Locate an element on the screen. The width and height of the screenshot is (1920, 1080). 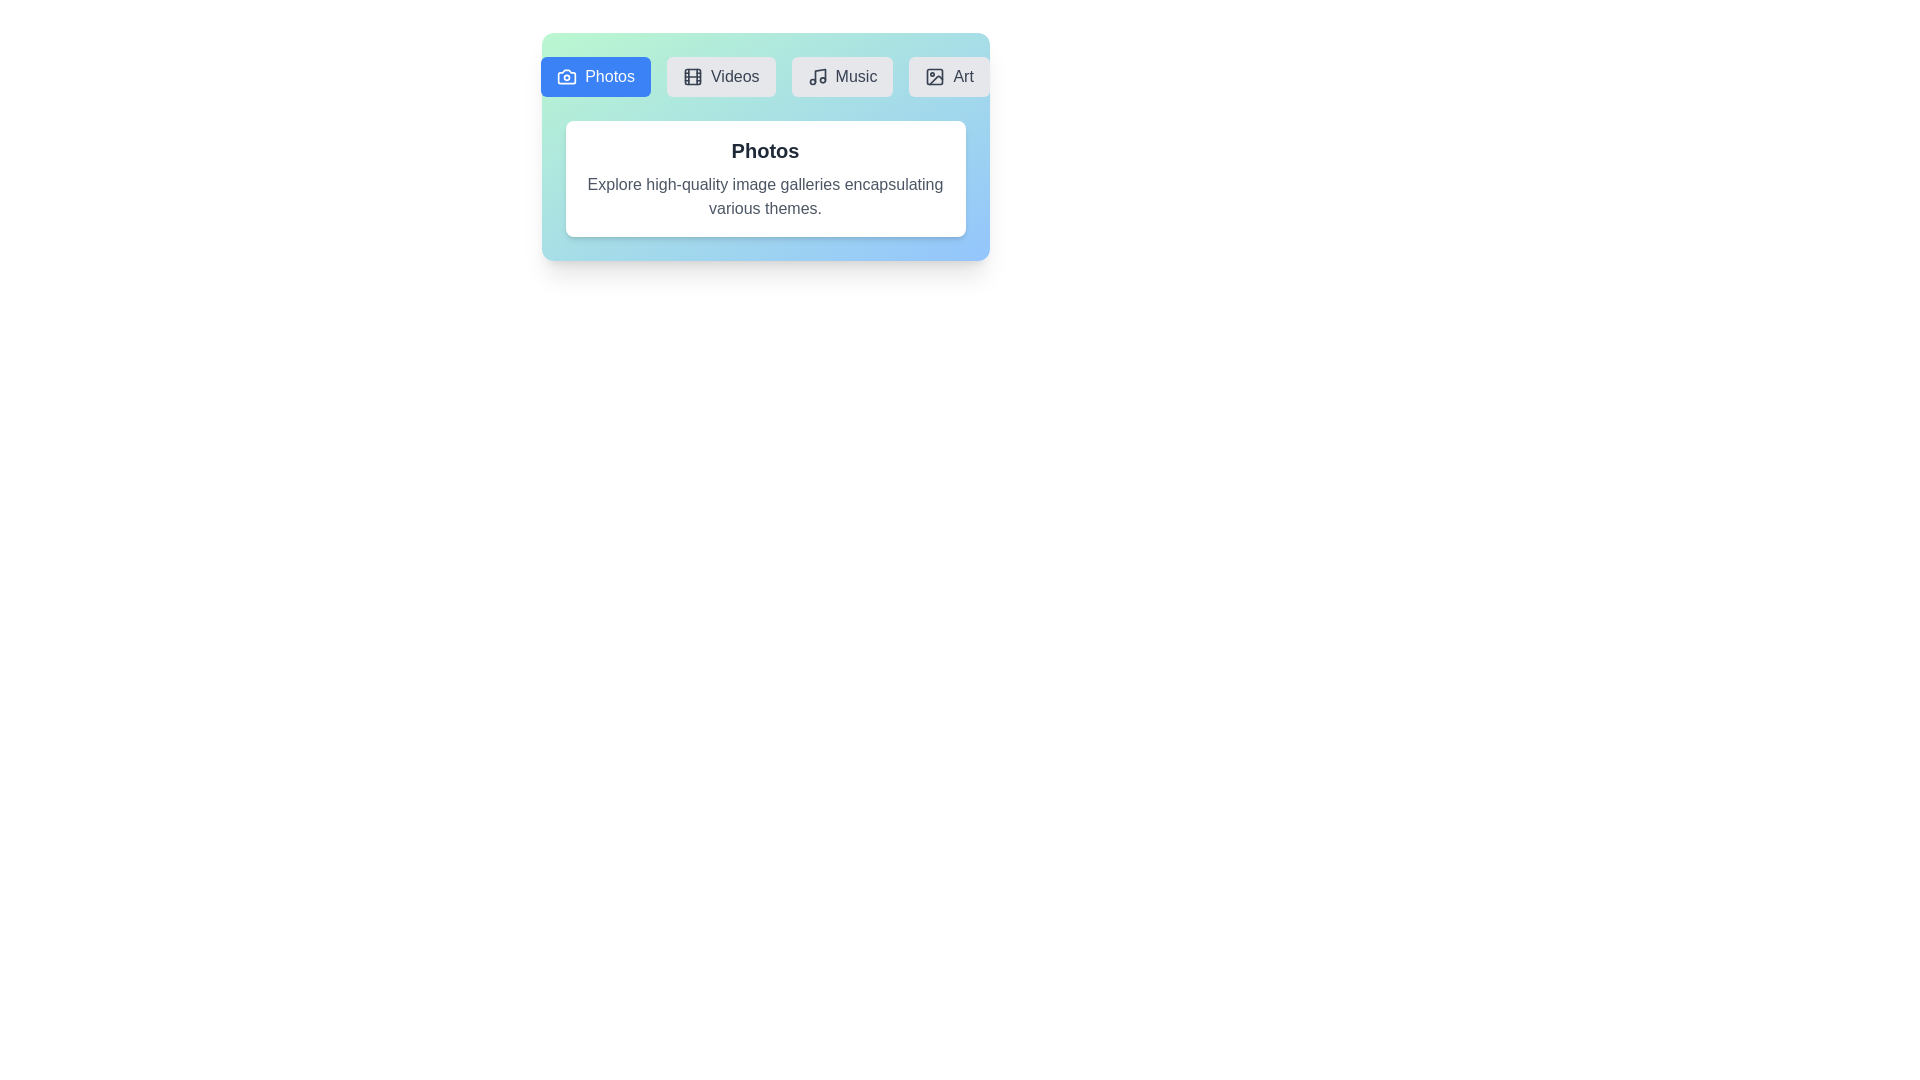
the Music tab is located at coordinates (842, 76).